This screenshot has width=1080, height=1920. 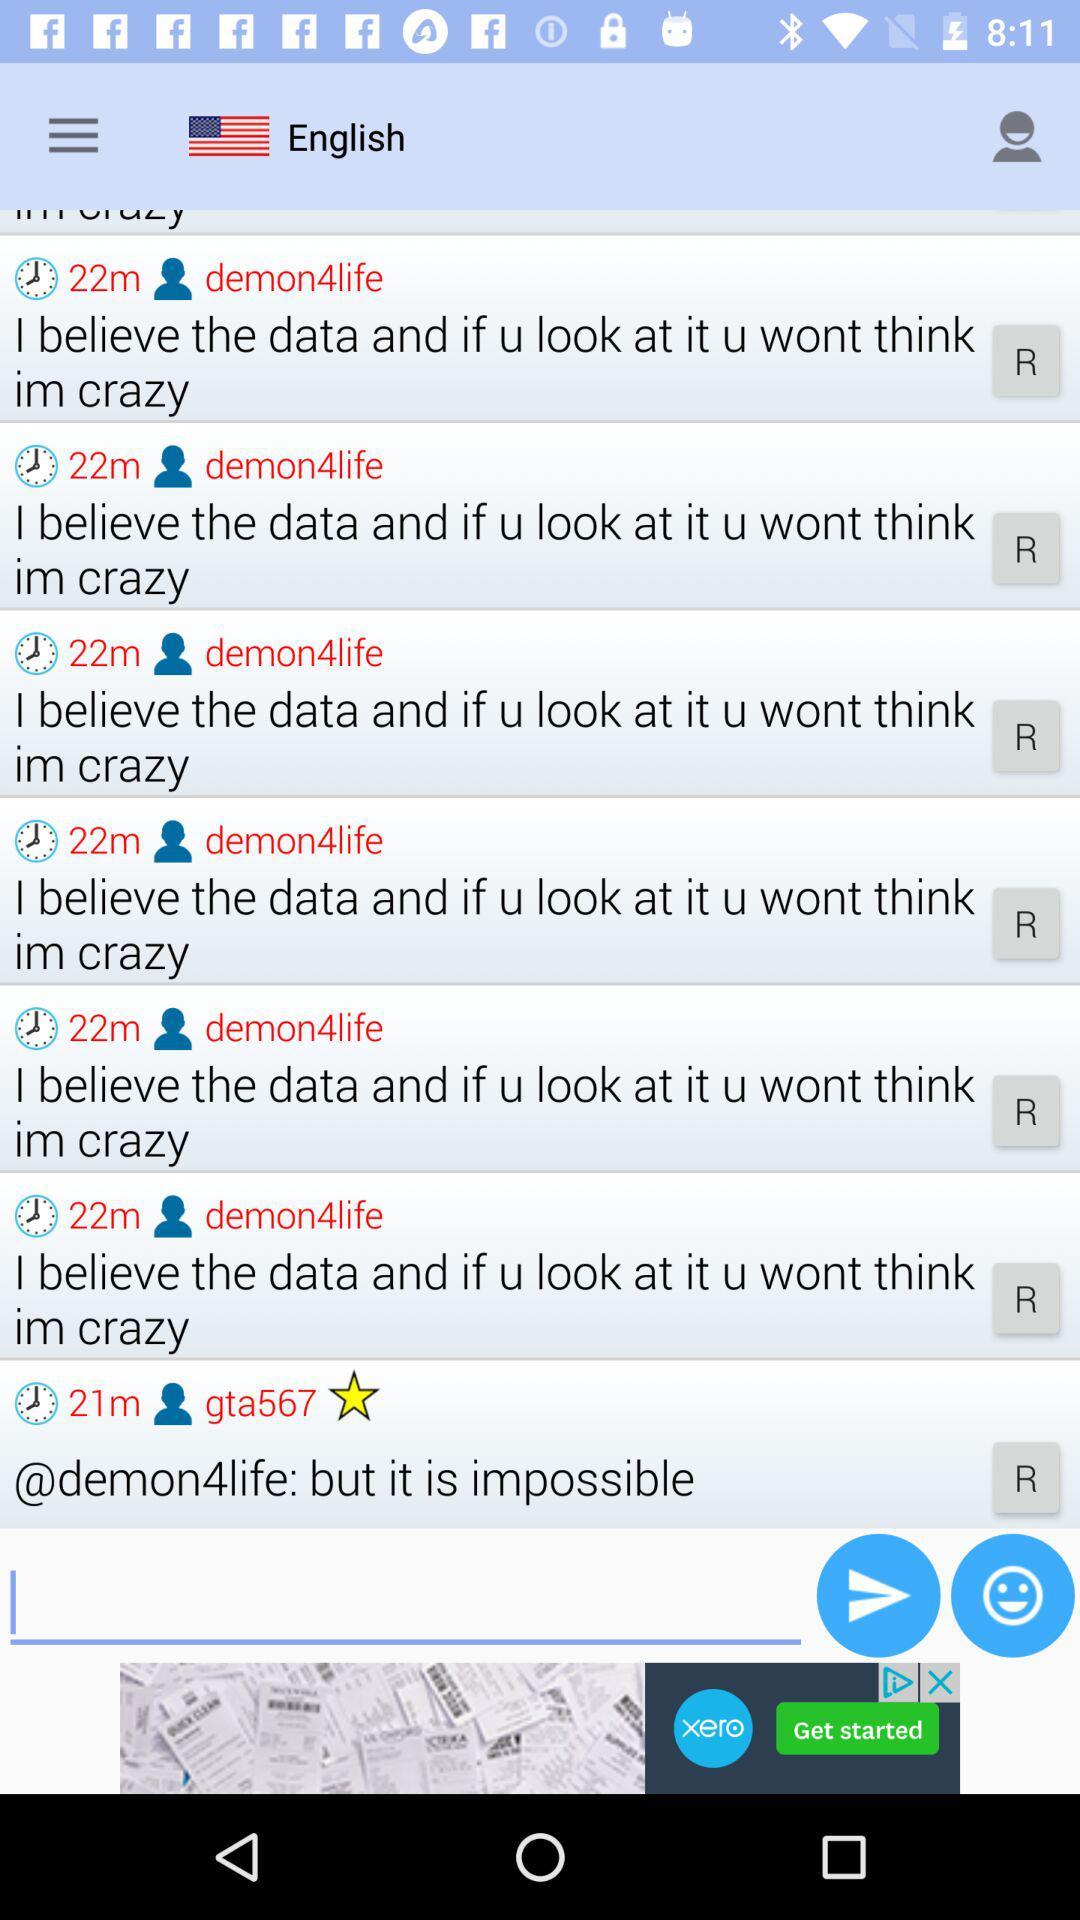 What do you see at coordinates (1026, 547) in the screenshot?
I see `the second r button in the page` at bounding box center [1026, 547].